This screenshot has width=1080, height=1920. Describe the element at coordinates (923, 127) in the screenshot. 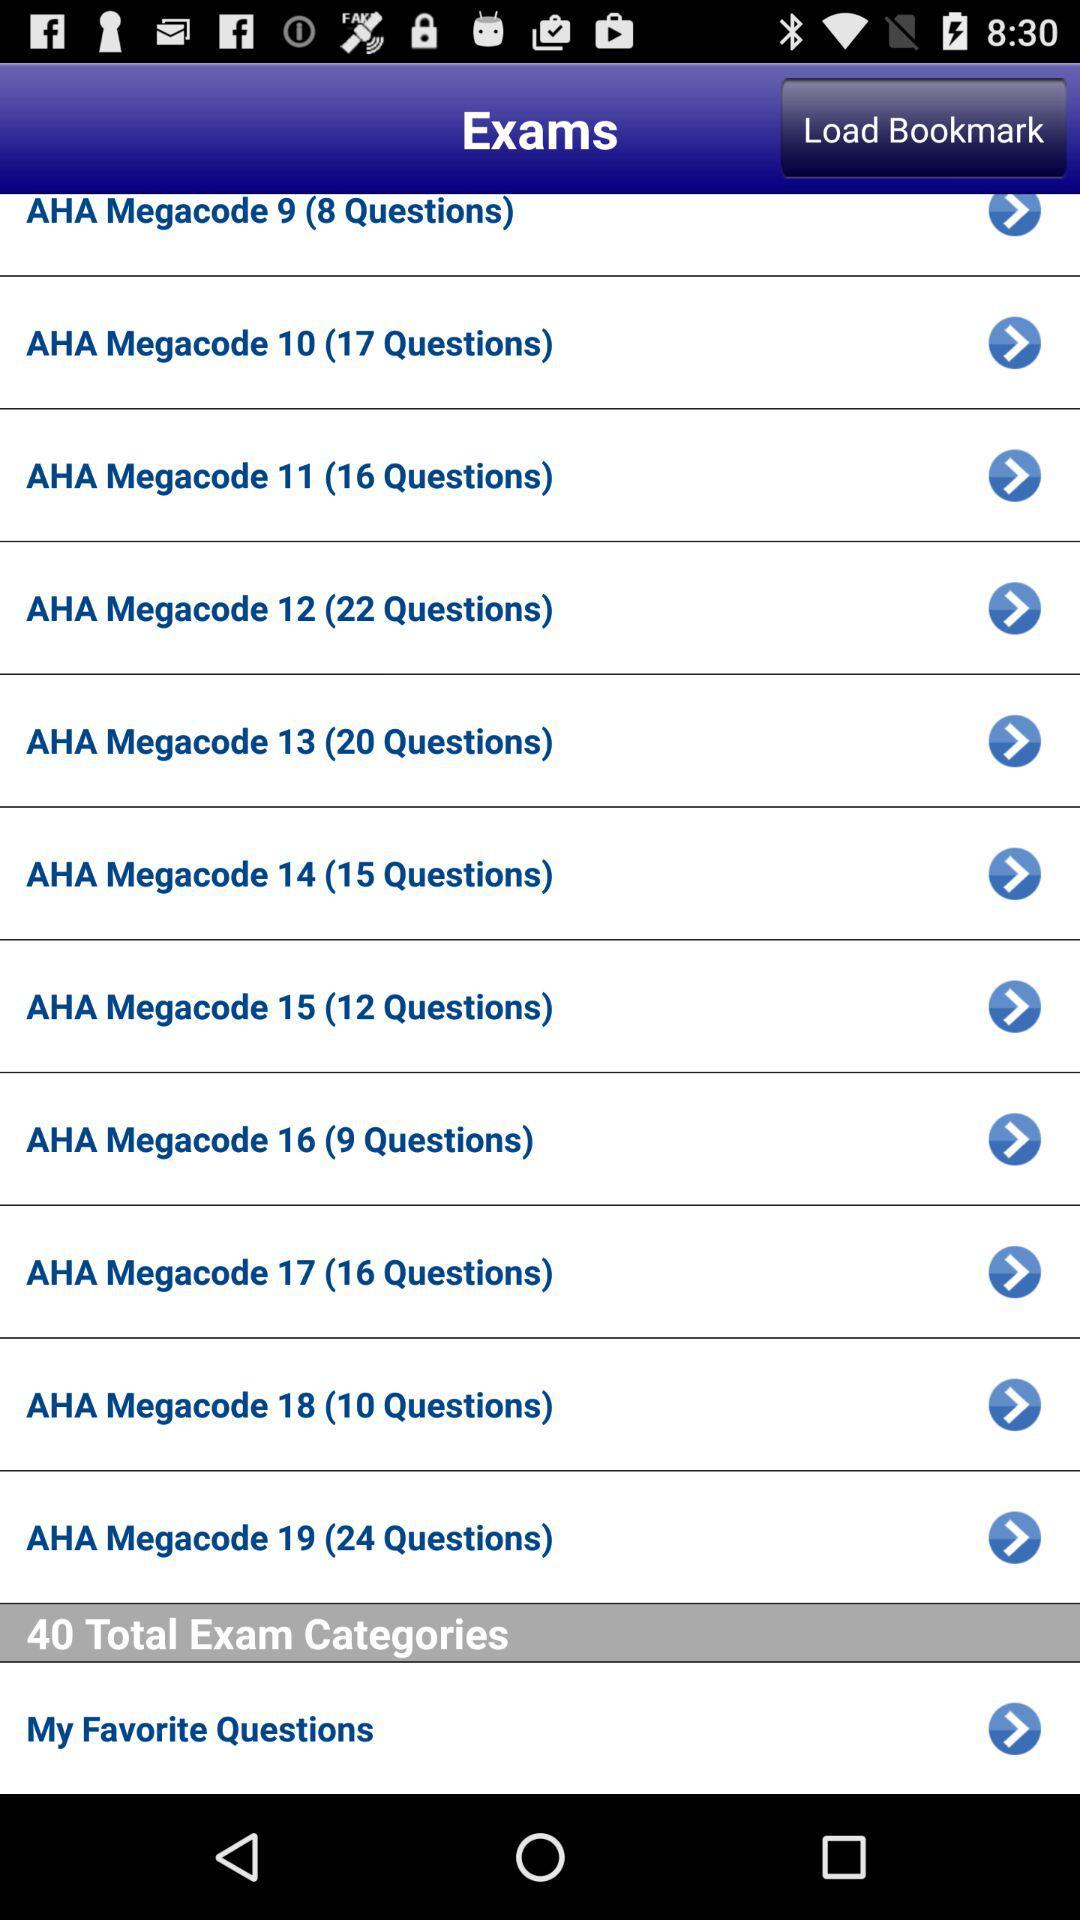

I see `the app to the right of exams icon` at that location.